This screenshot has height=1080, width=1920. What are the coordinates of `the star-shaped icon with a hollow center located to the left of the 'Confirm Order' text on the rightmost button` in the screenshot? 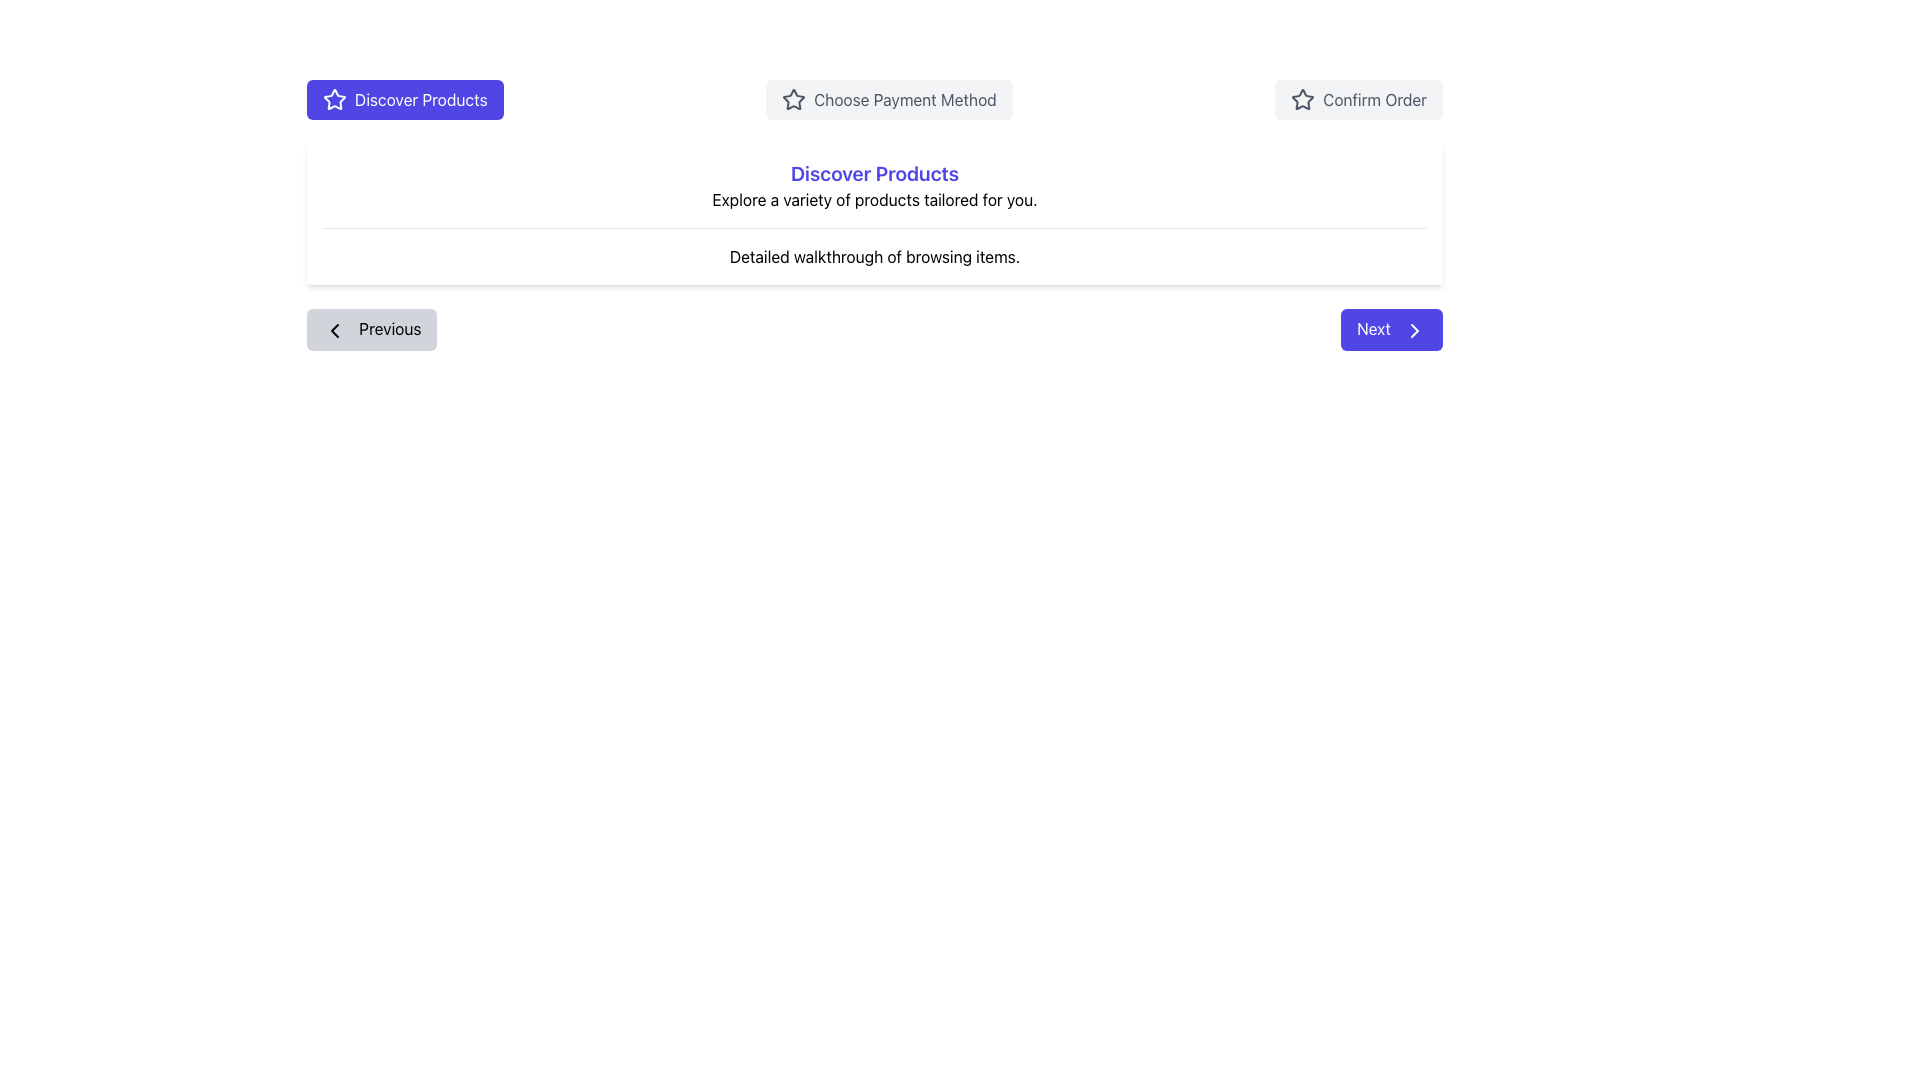 It's located at (1303, 100).